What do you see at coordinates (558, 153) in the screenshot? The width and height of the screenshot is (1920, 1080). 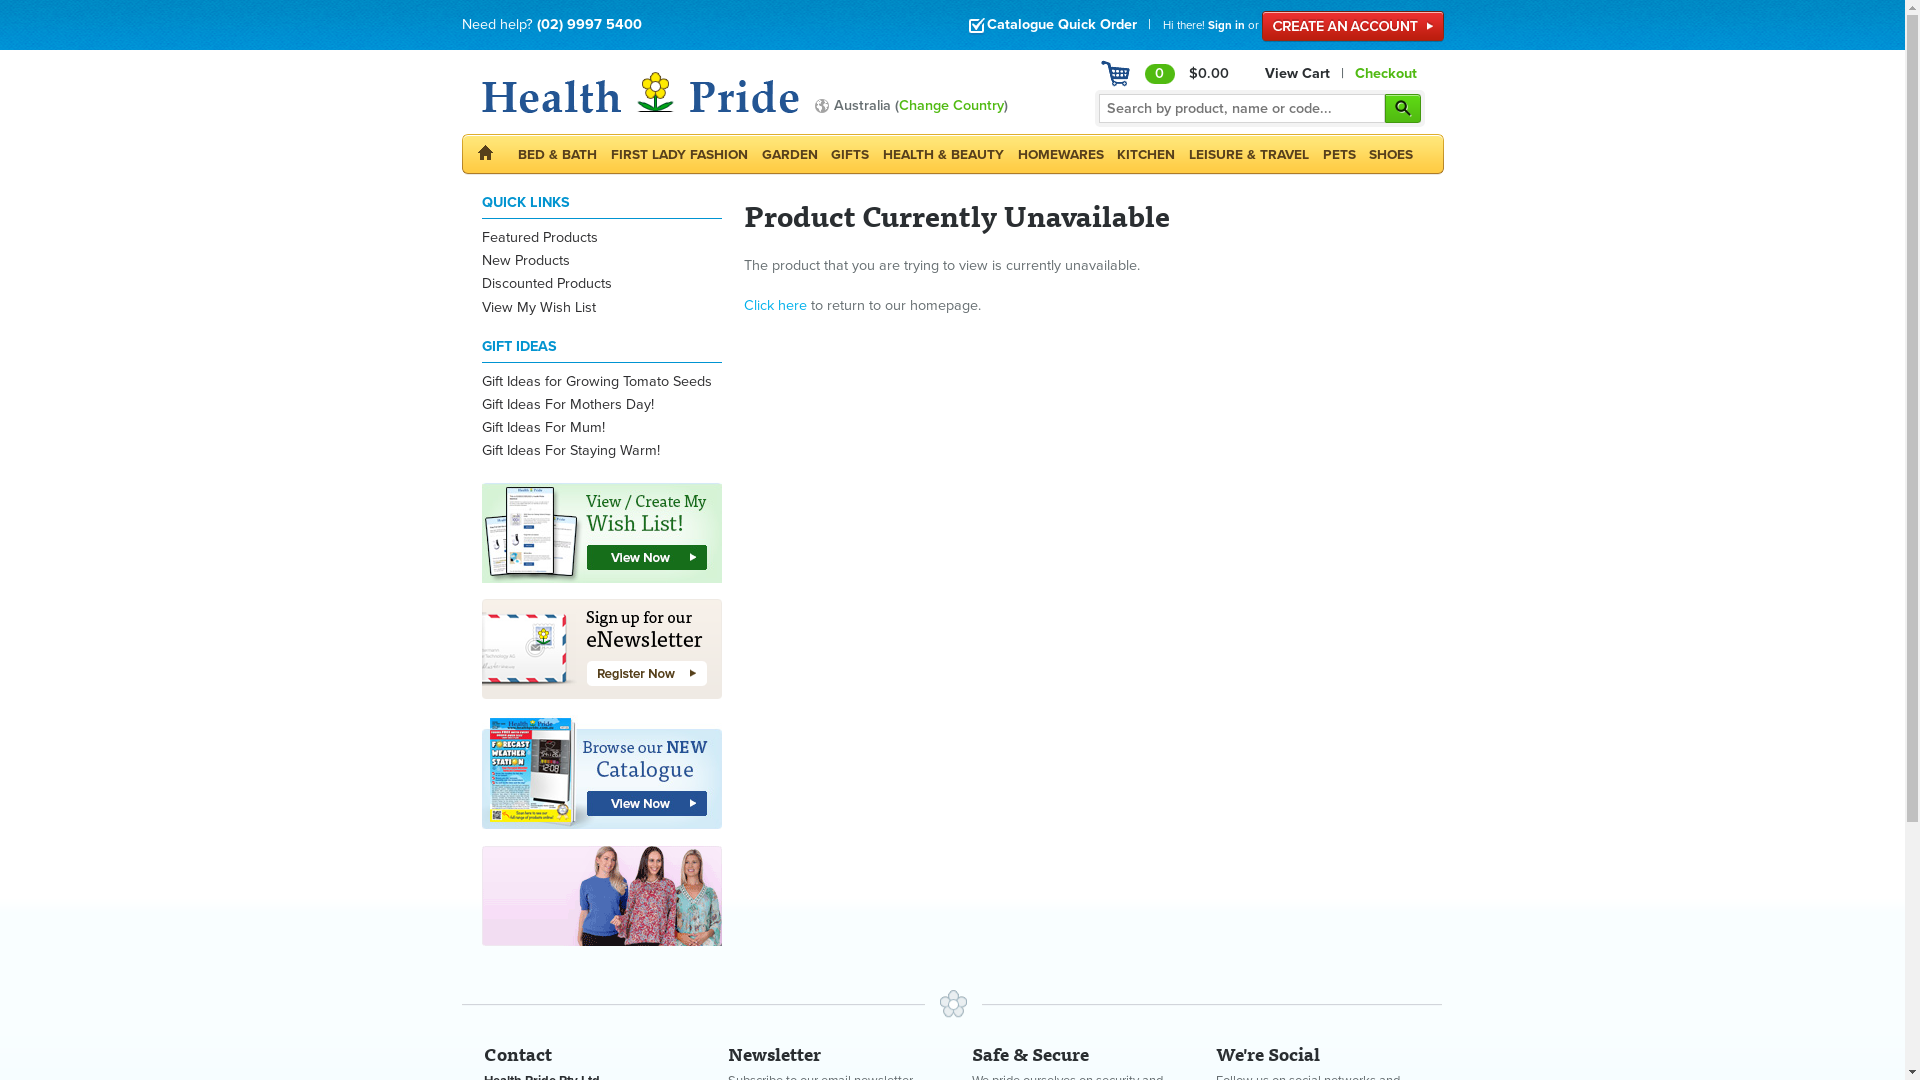 I see `'BED & BATH'` at bounding box center [558, 153].